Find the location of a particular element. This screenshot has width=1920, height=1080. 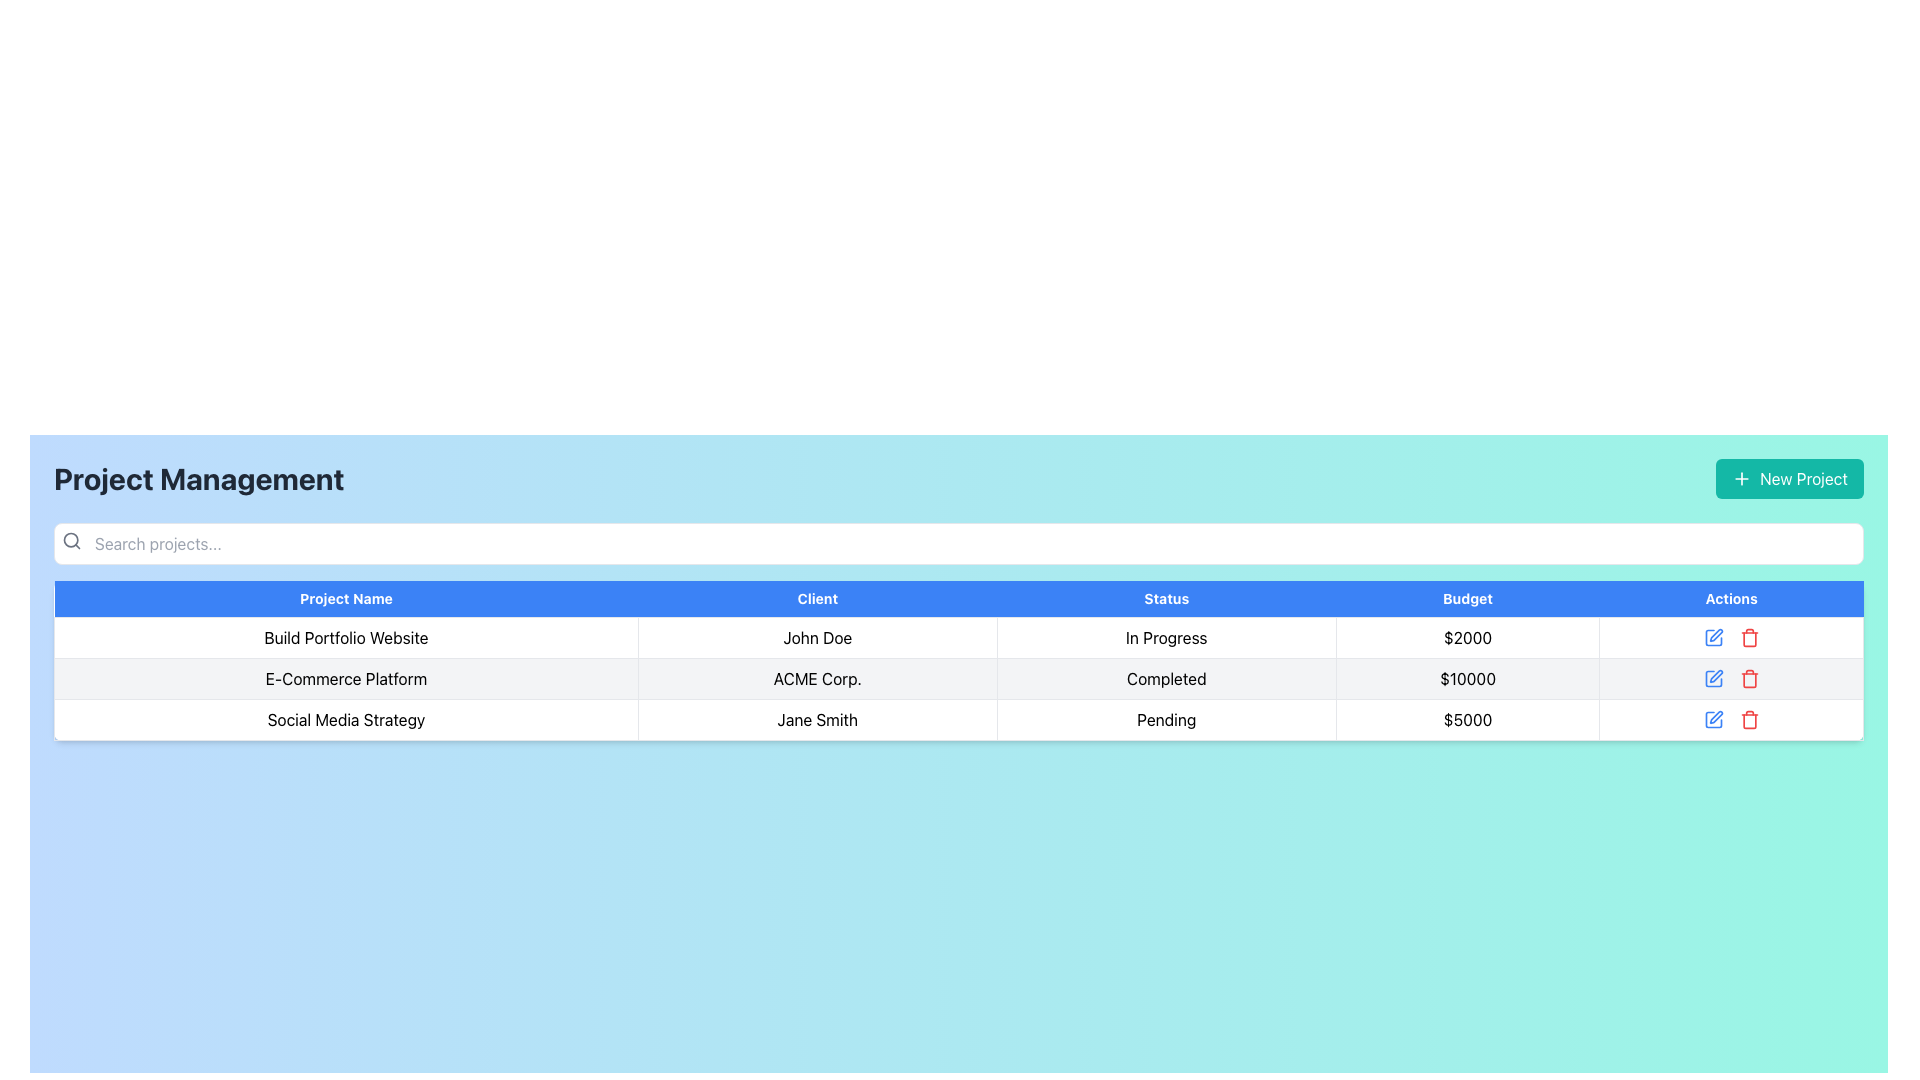

the deletion button icon located in the last row of the 'Actions' column of the table is located at coordinates (1748, 720).